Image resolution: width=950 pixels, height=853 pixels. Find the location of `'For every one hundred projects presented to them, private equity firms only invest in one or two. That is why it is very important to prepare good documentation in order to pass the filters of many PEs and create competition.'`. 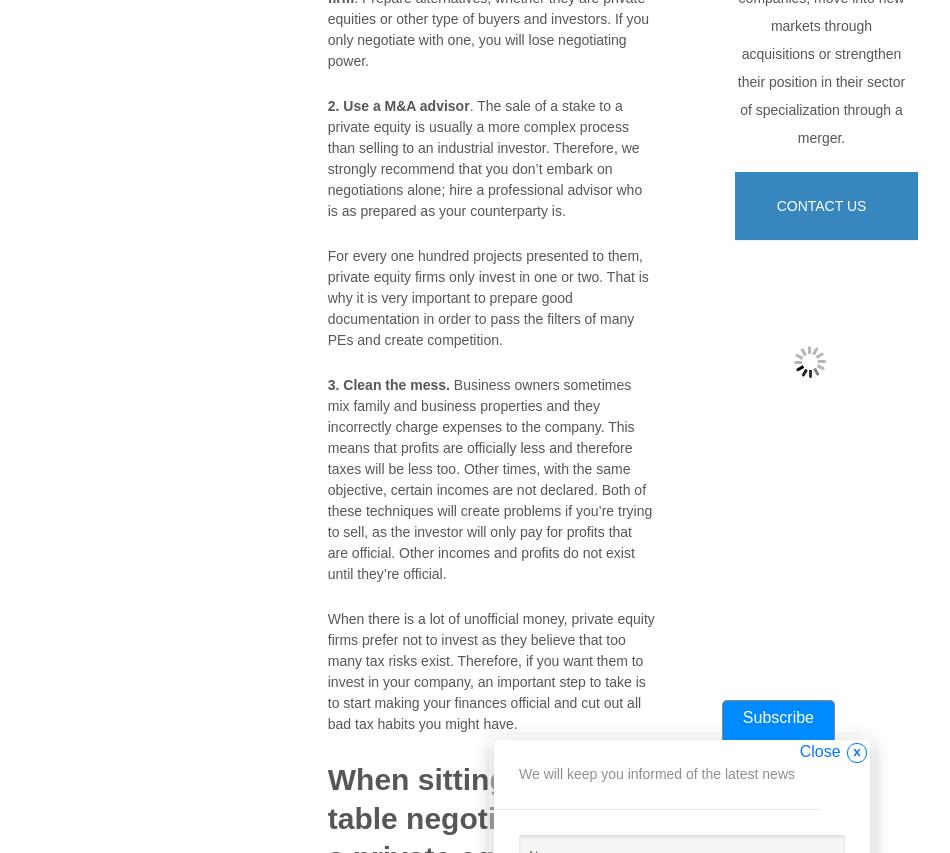

'For every one hundred projects presented to them, private equity firms only invest in one or two. That is why it is very important to prepare good documentation in order to pass the filters of many PEs and create competition.' is located at coordinates (487, 297).